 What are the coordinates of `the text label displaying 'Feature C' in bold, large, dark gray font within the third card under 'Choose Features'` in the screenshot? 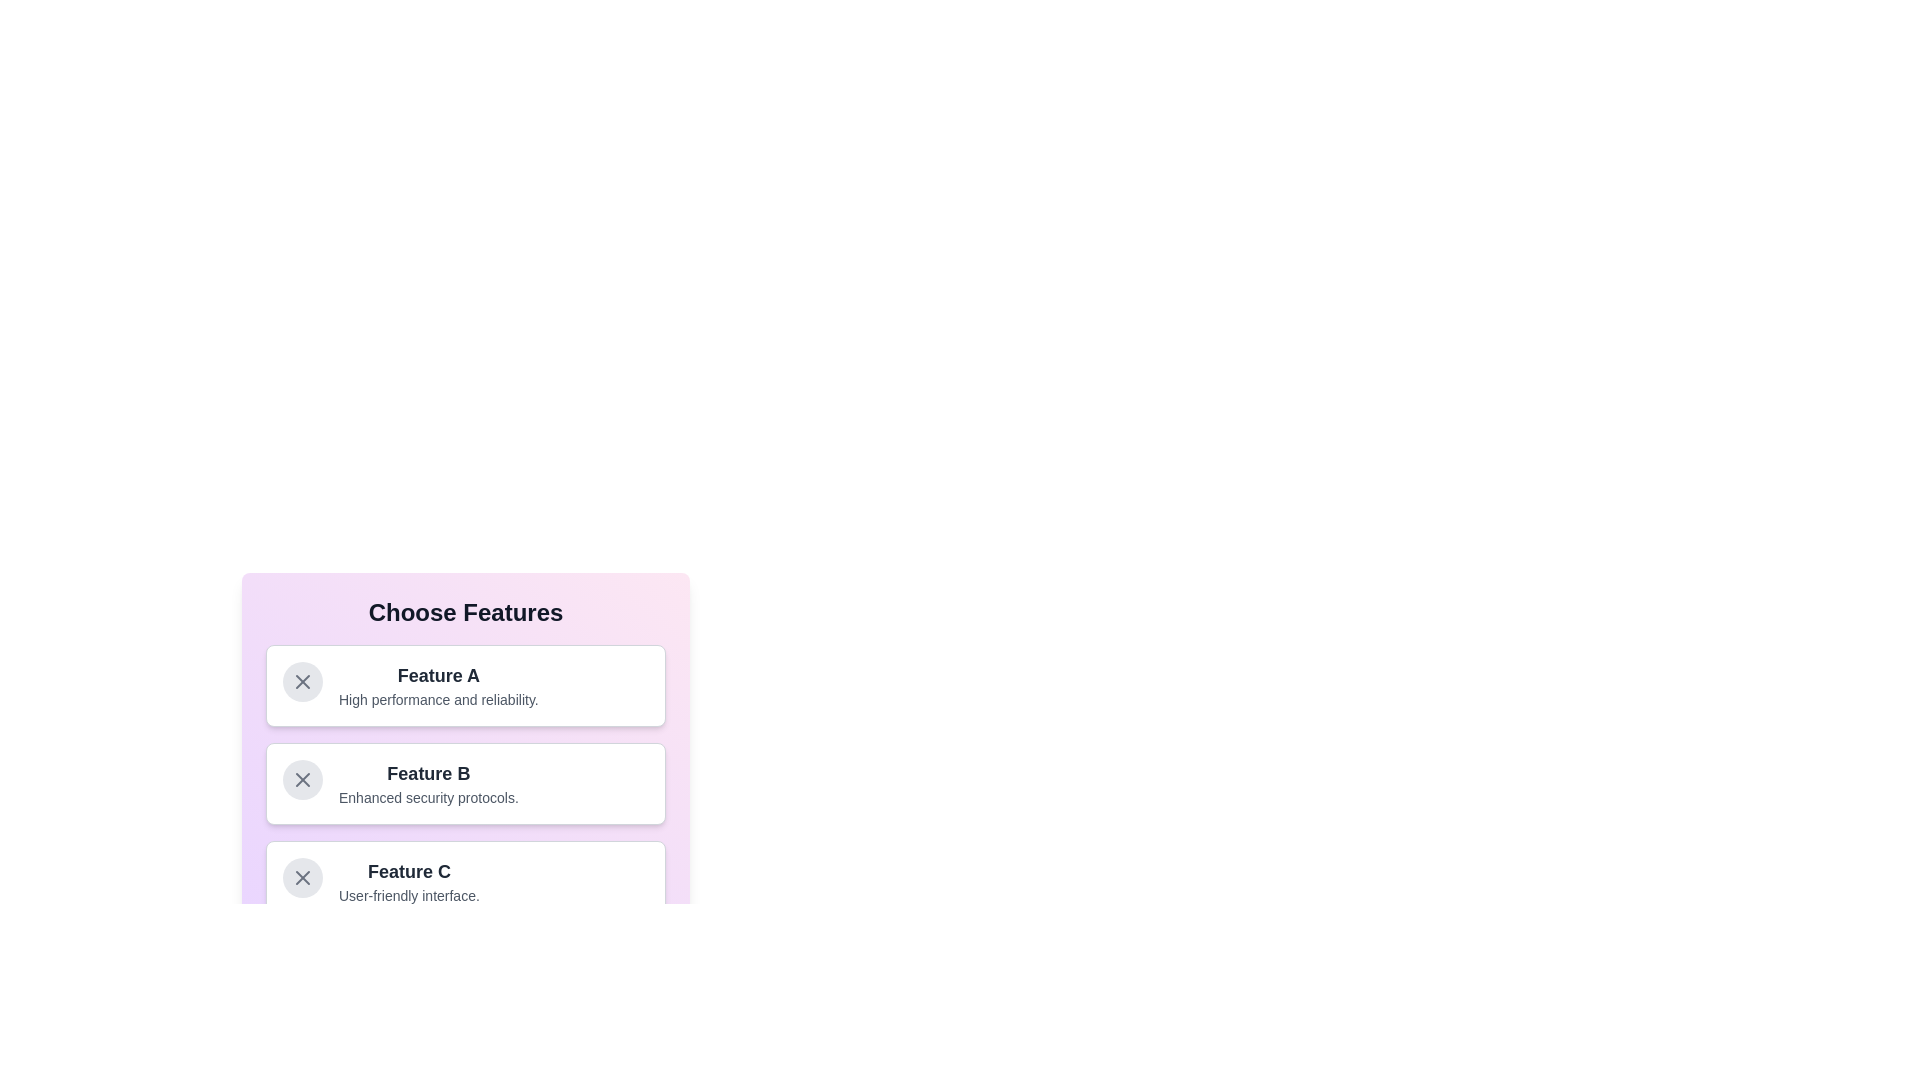 It's located at (408, 870).